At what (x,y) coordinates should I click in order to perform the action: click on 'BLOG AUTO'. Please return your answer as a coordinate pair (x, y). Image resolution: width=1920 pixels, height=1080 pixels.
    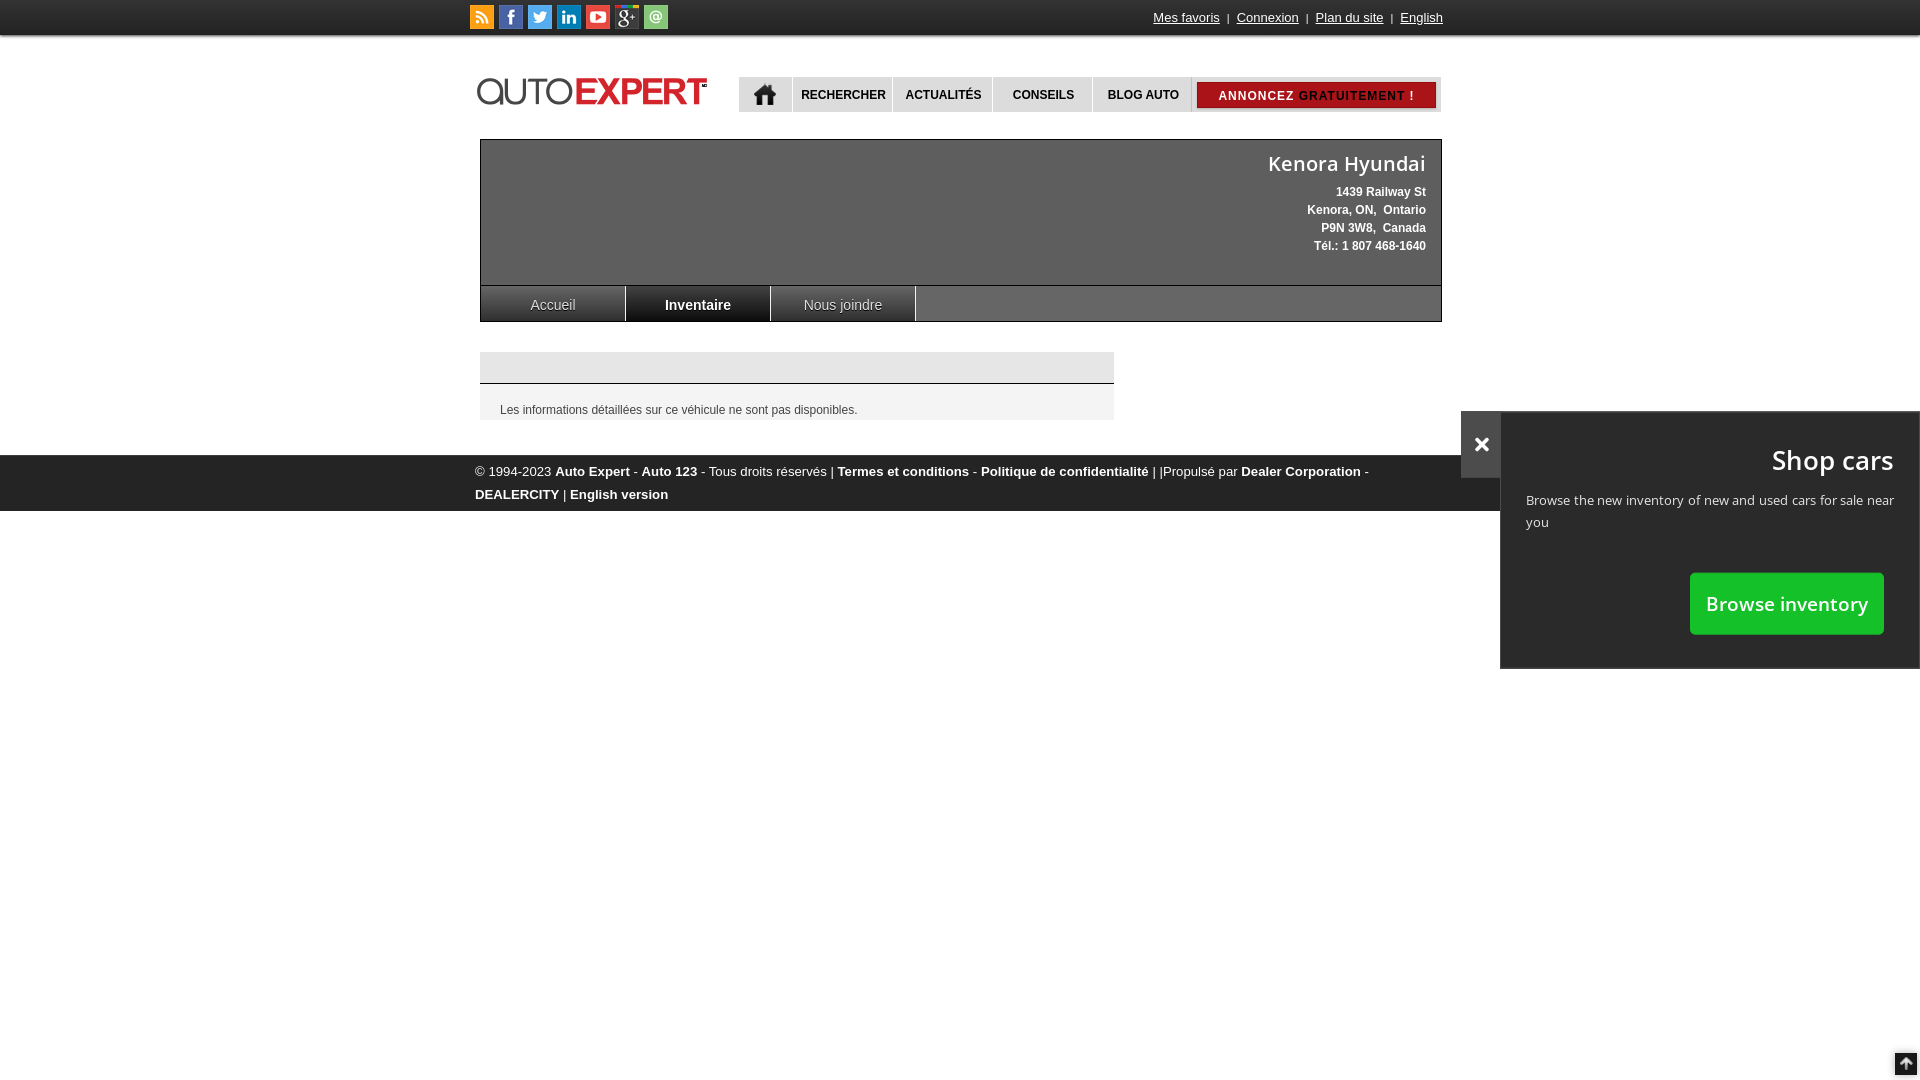
    Looking at the image, I should click on (1142, 94).